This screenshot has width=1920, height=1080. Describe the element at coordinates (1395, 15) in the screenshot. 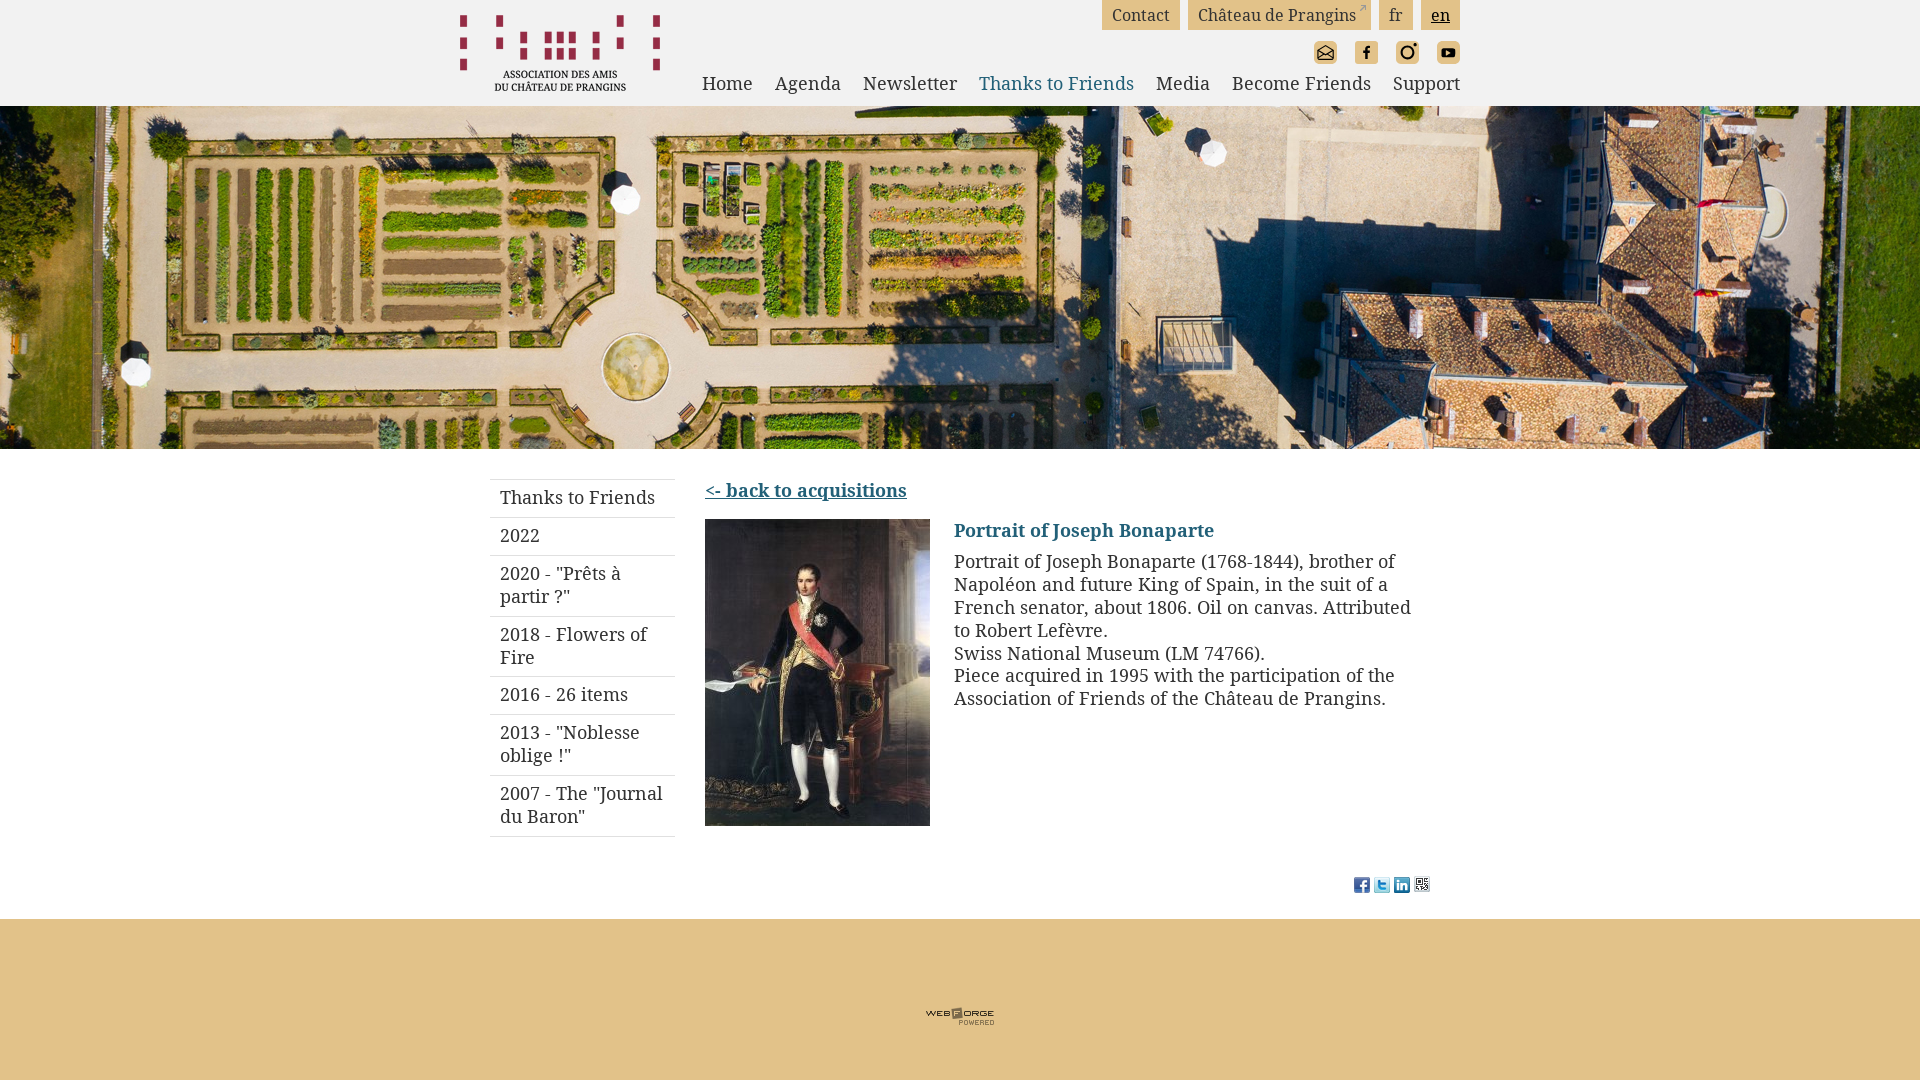

I see `'fr'` at that location.